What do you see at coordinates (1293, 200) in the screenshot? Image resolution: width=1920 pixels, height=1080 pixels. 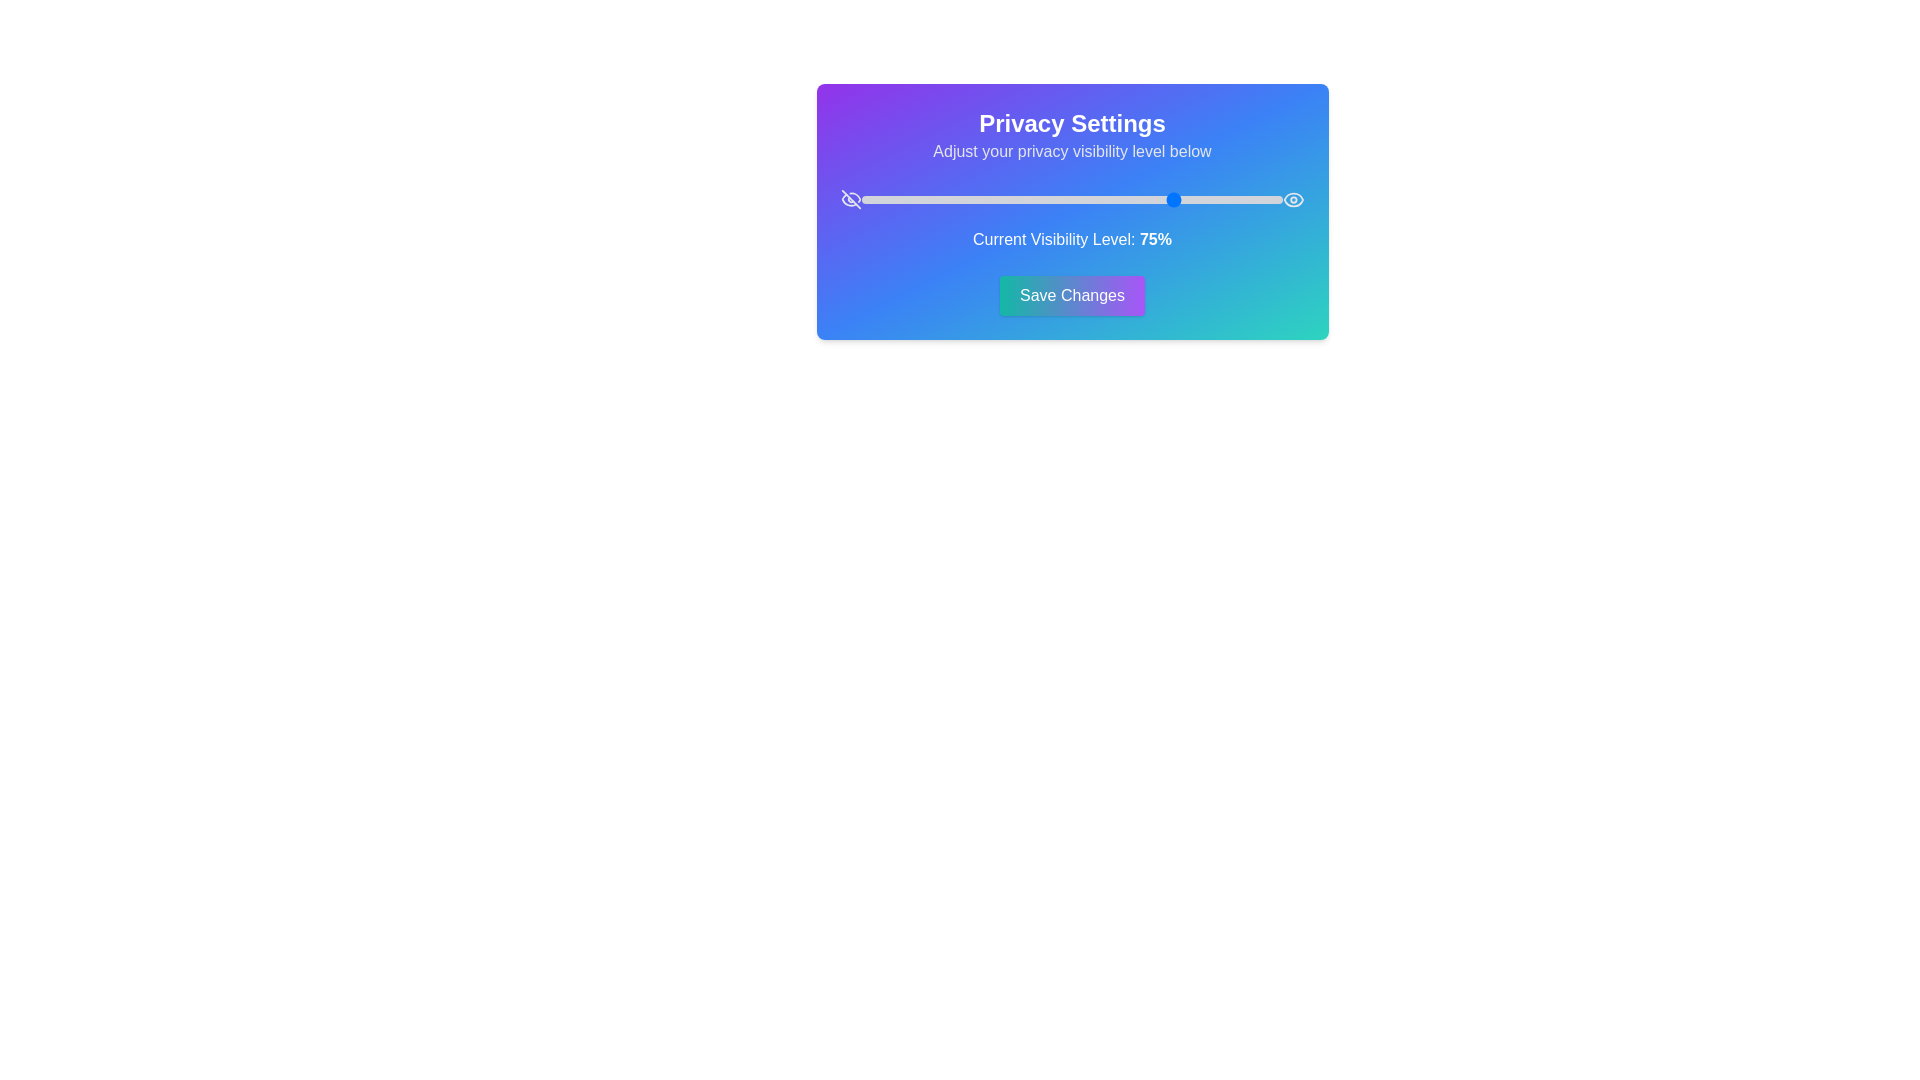 I see `the icon Eye to explore its interactivity` at bounding box center [1293, 200].